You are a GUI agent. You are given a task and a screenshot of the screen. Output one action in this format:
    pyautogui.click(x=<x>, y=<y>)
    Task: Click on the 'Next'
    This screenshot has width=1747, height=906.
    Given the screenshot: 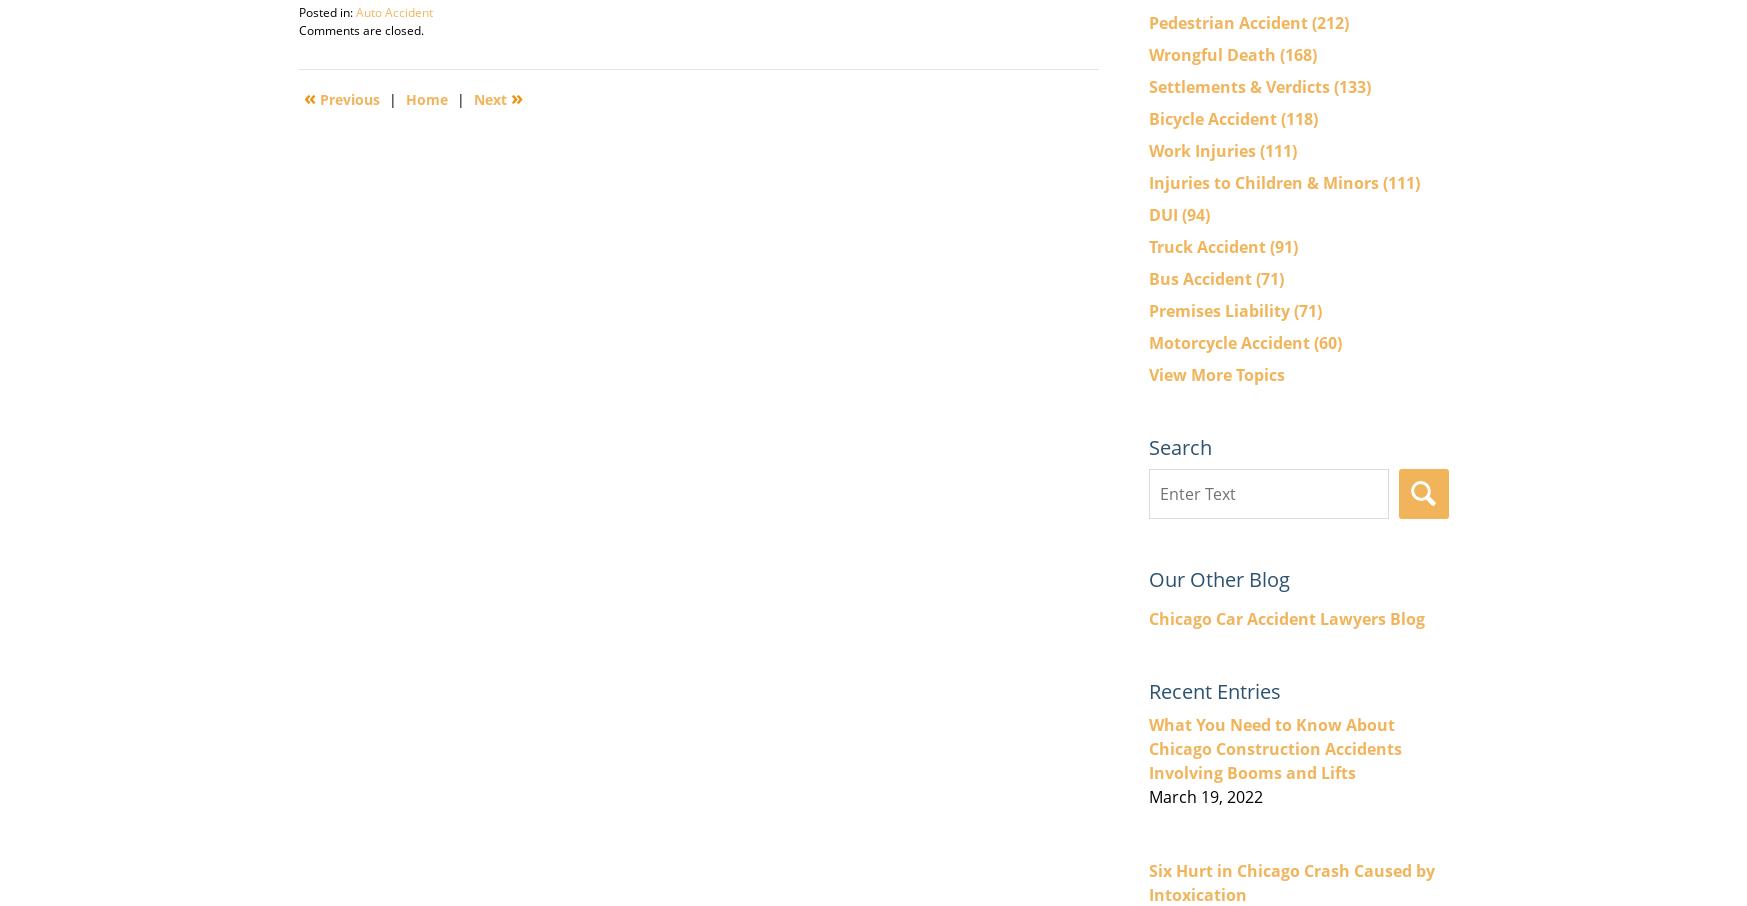 What is the action you would take?
    pyautogui.click(x=490, y=97)
    